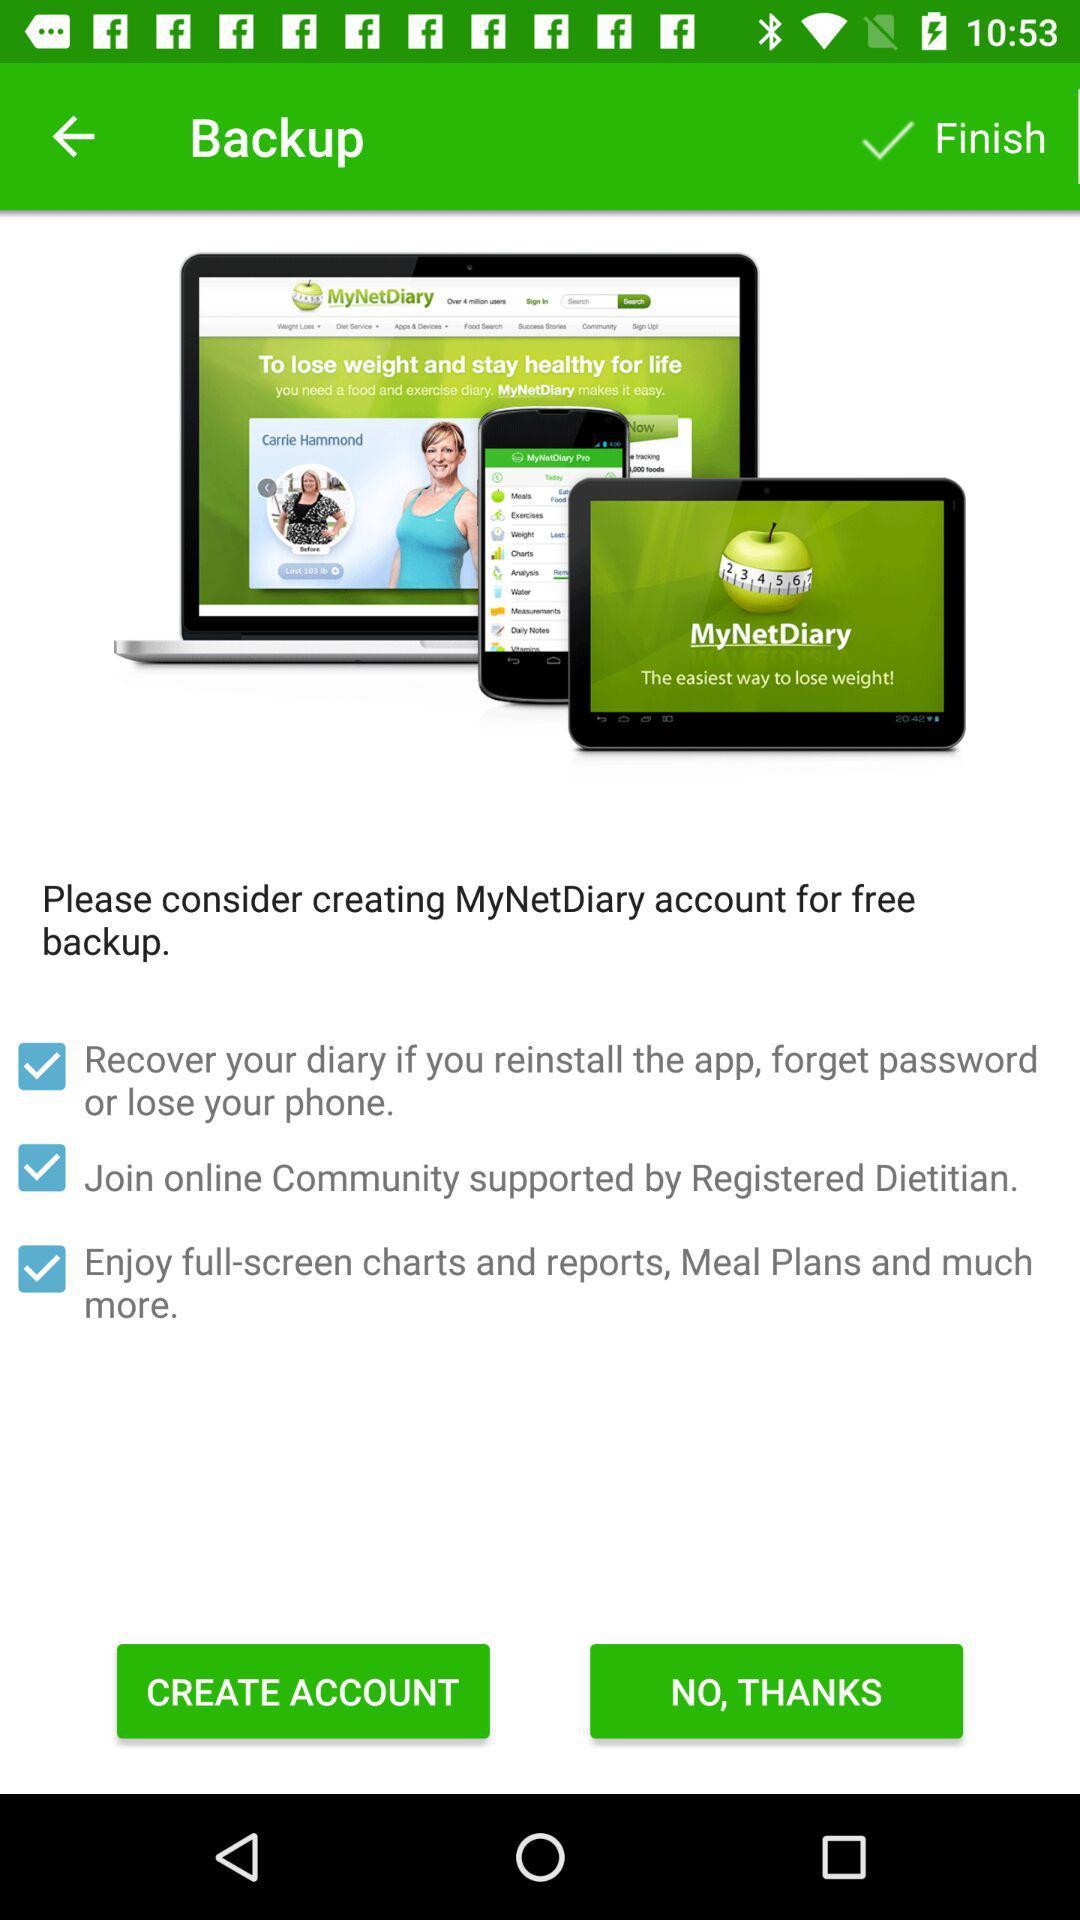 The width and height of the screenshot is (1080, 1920). I want to click on icon at the bottom left corner, so click(303, 1690).